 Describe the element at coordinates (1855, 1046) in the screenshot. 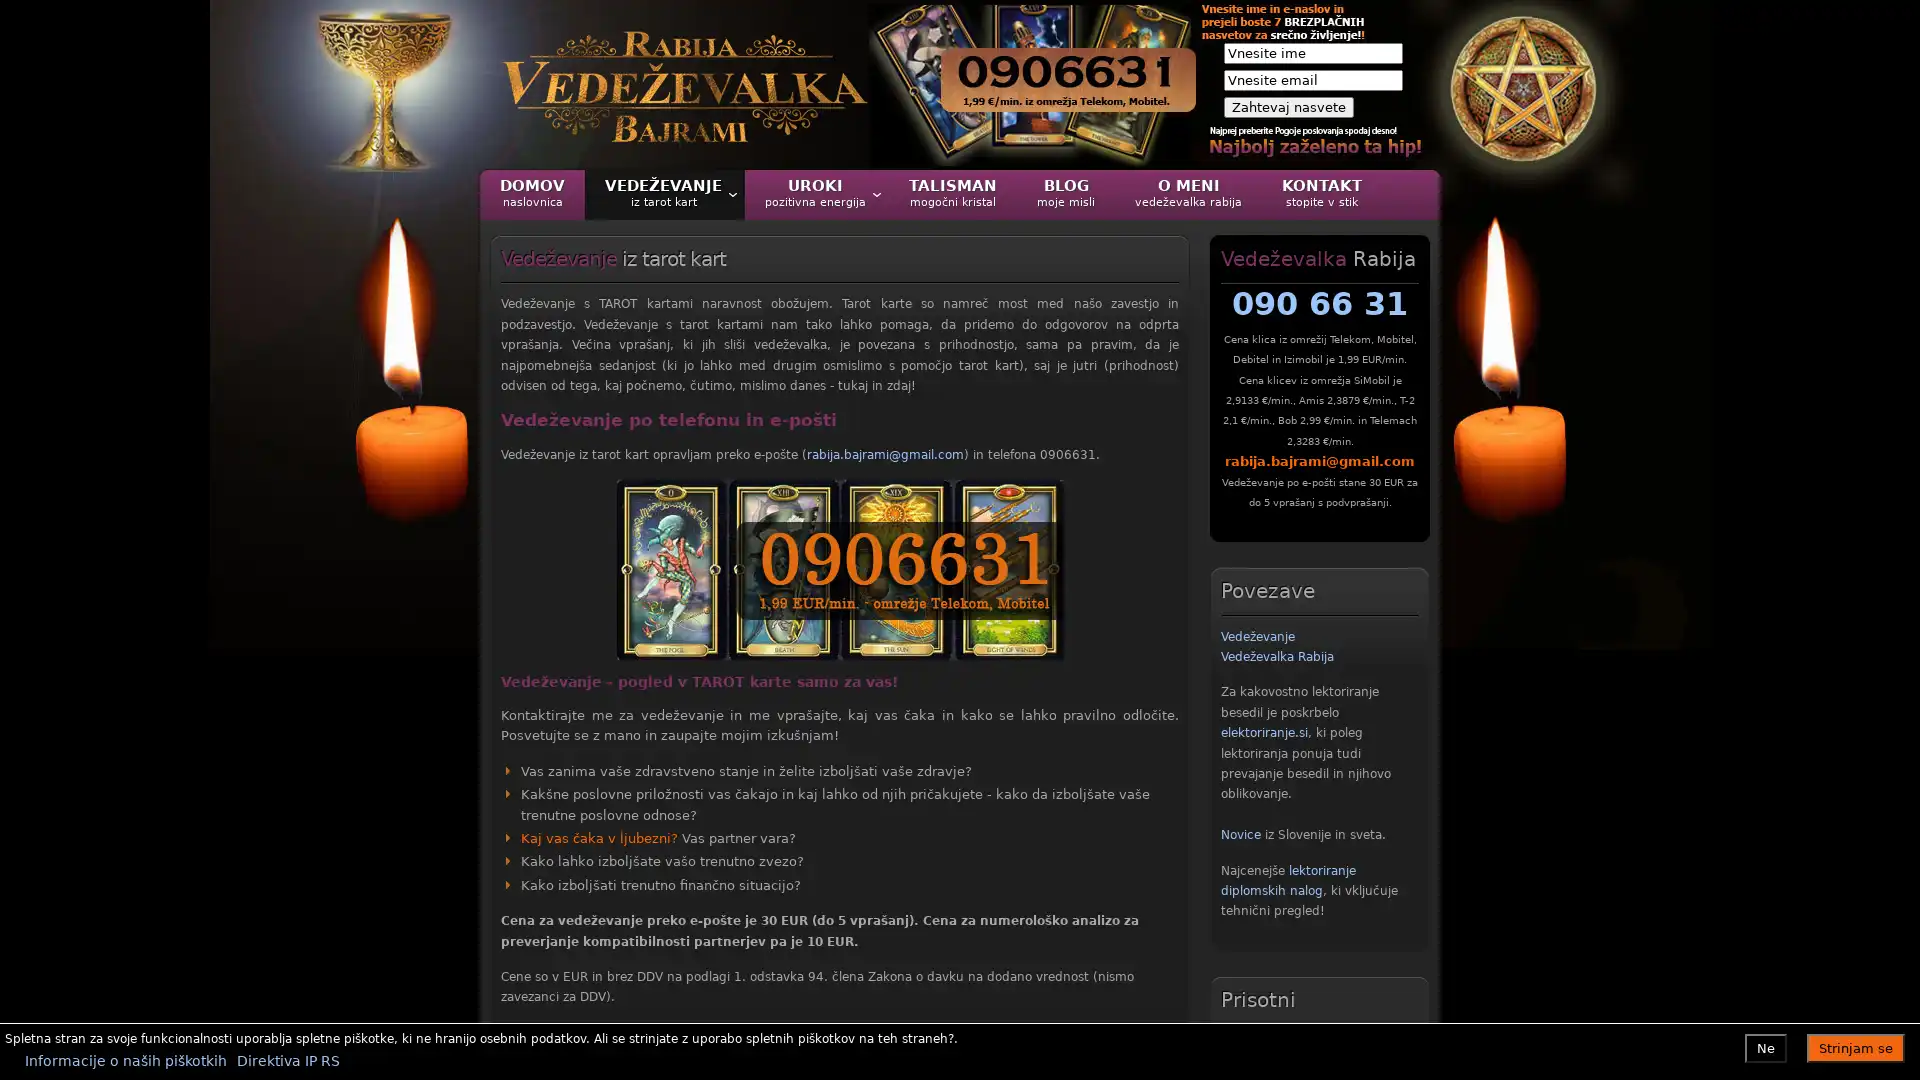

I see `Strinjam se` at that location.